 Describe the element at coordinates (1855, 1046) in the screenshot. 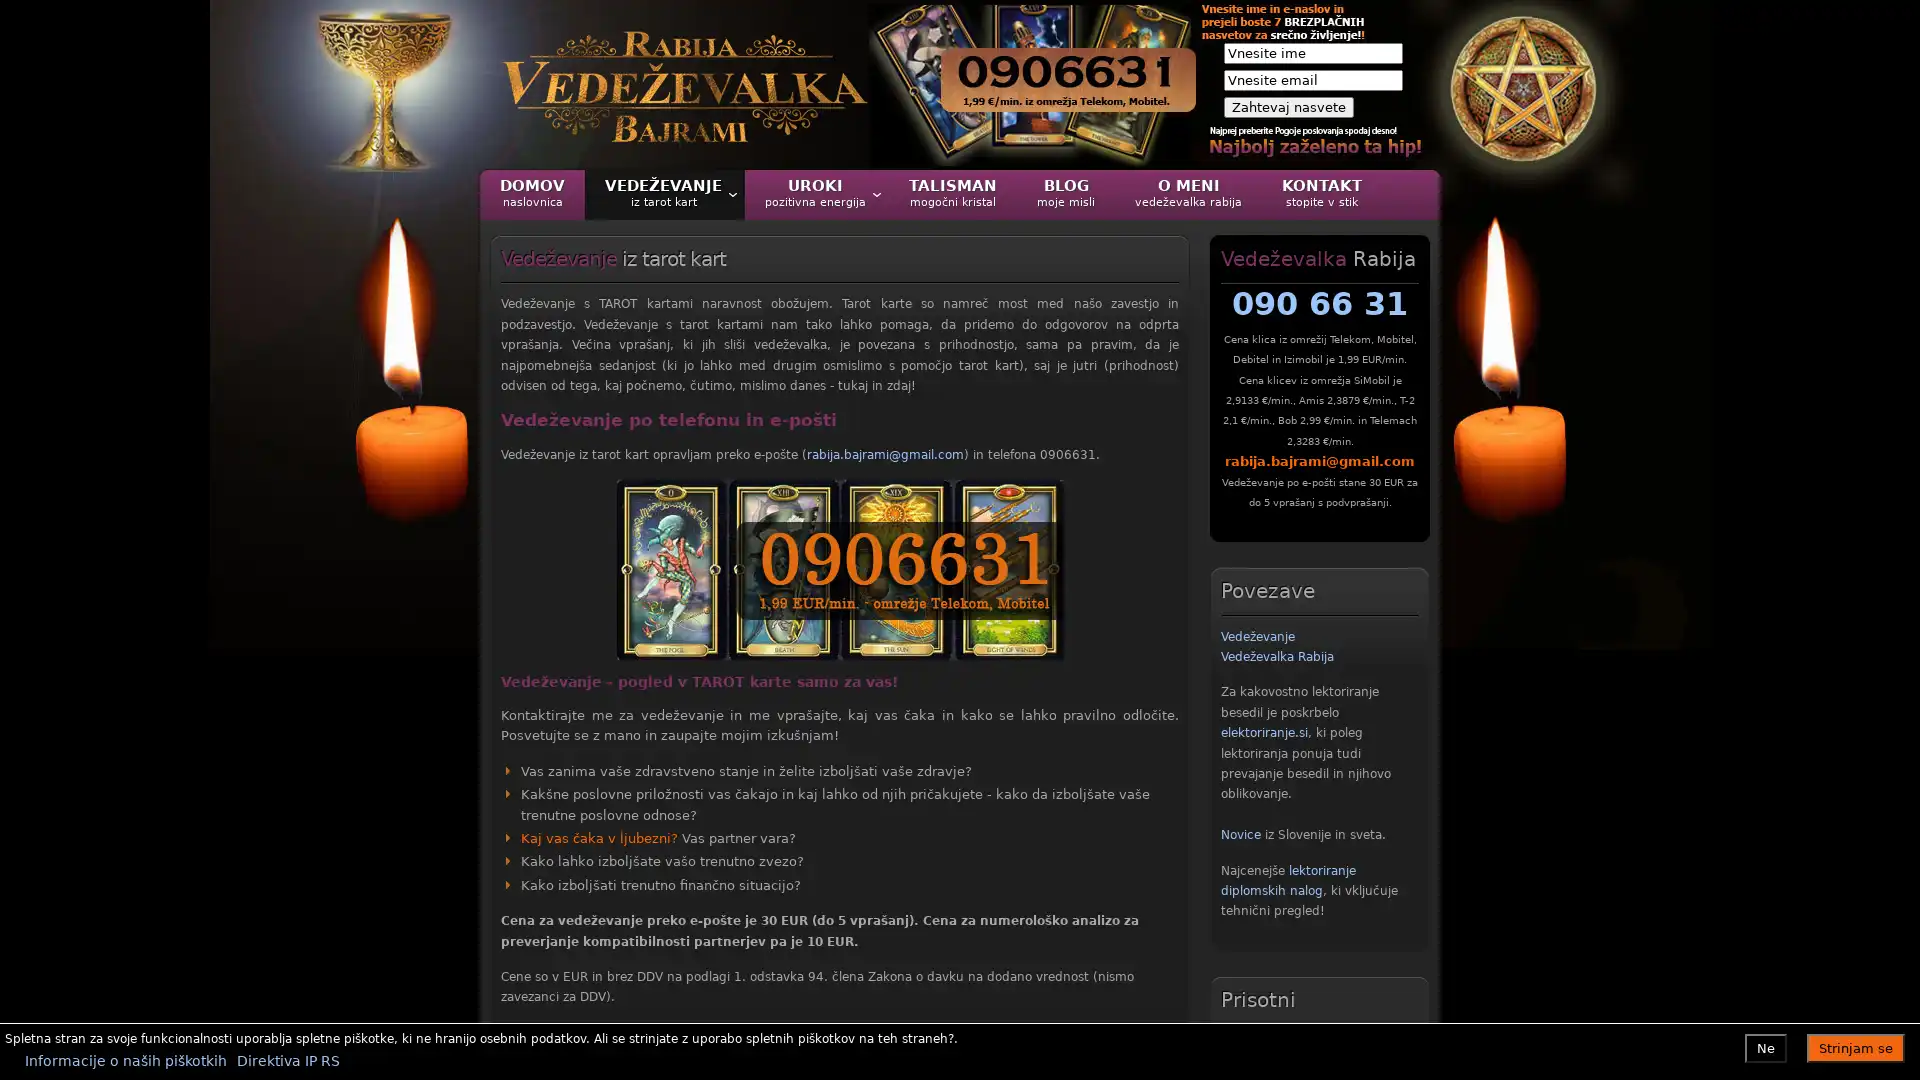

I see `Strinjam se` at that location.